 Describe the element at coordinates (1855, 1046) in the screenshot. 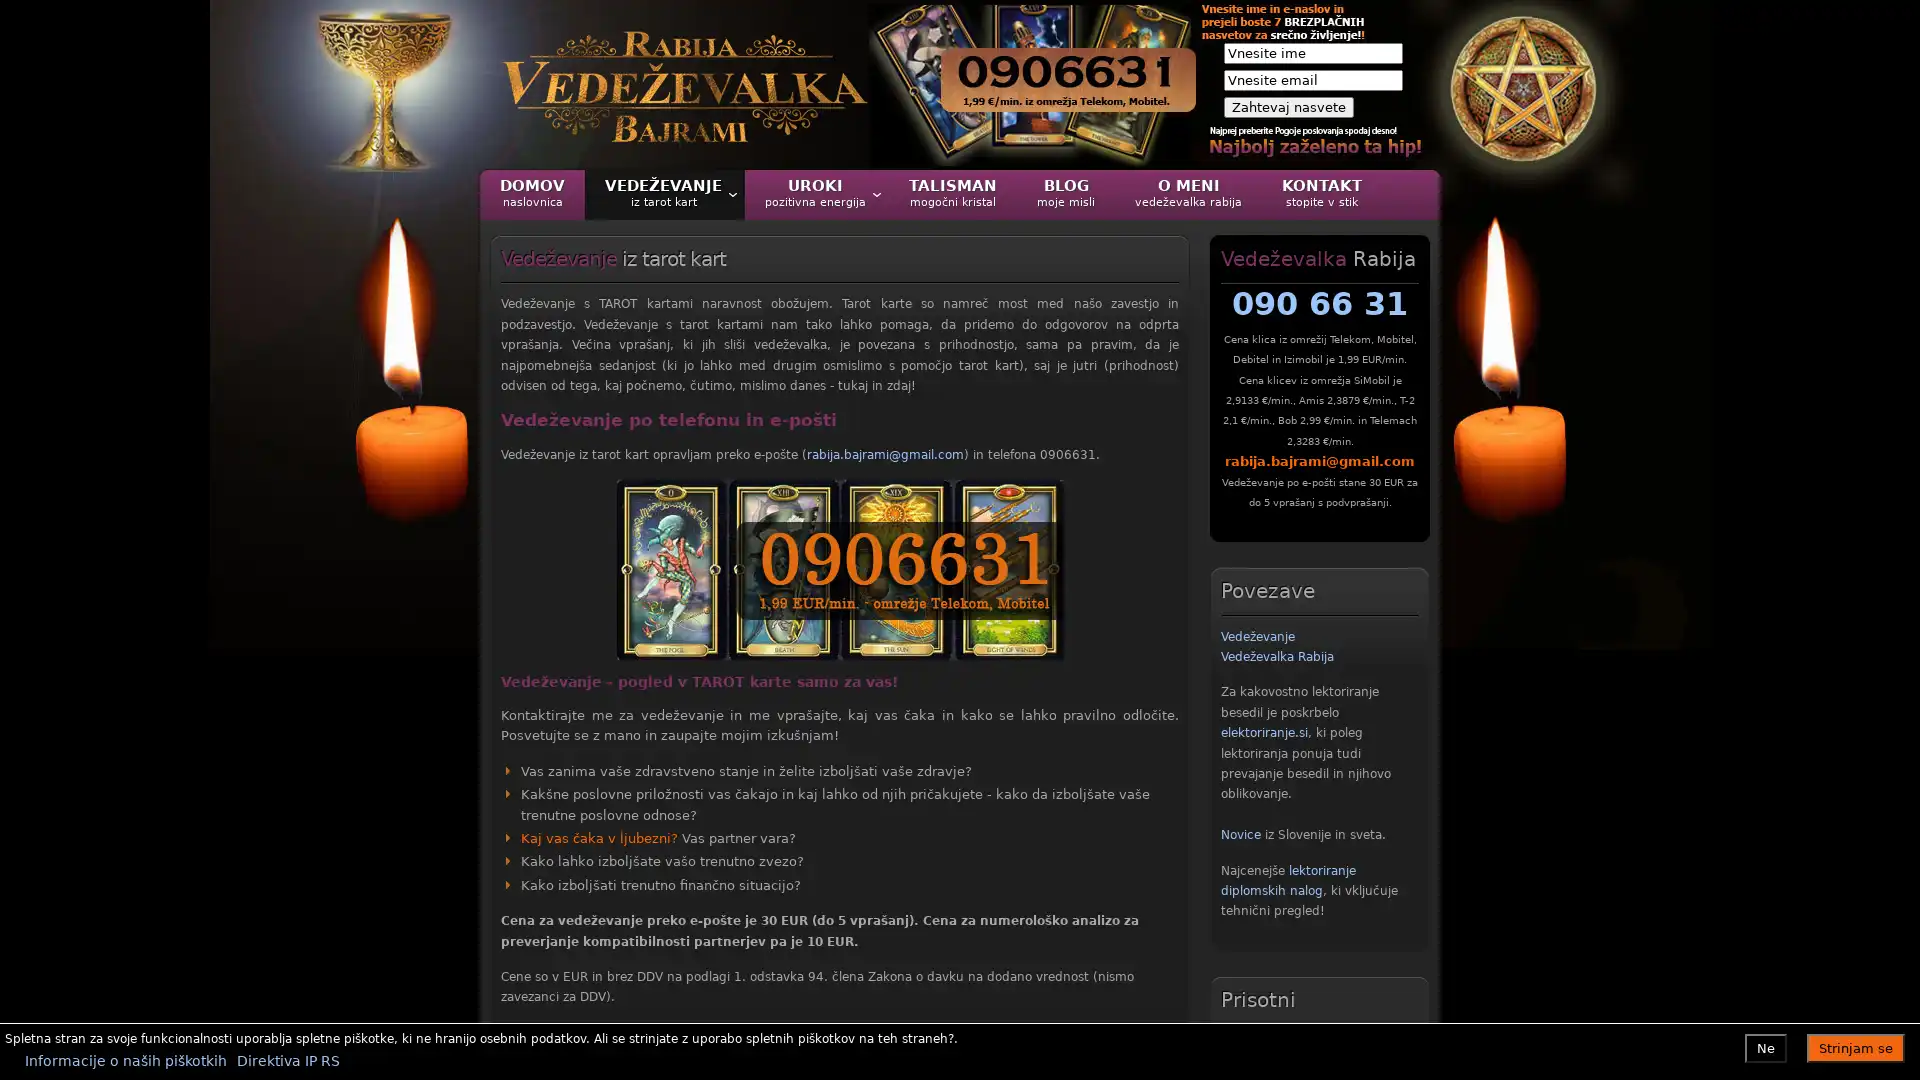

I see `Strinjam se` at that location.